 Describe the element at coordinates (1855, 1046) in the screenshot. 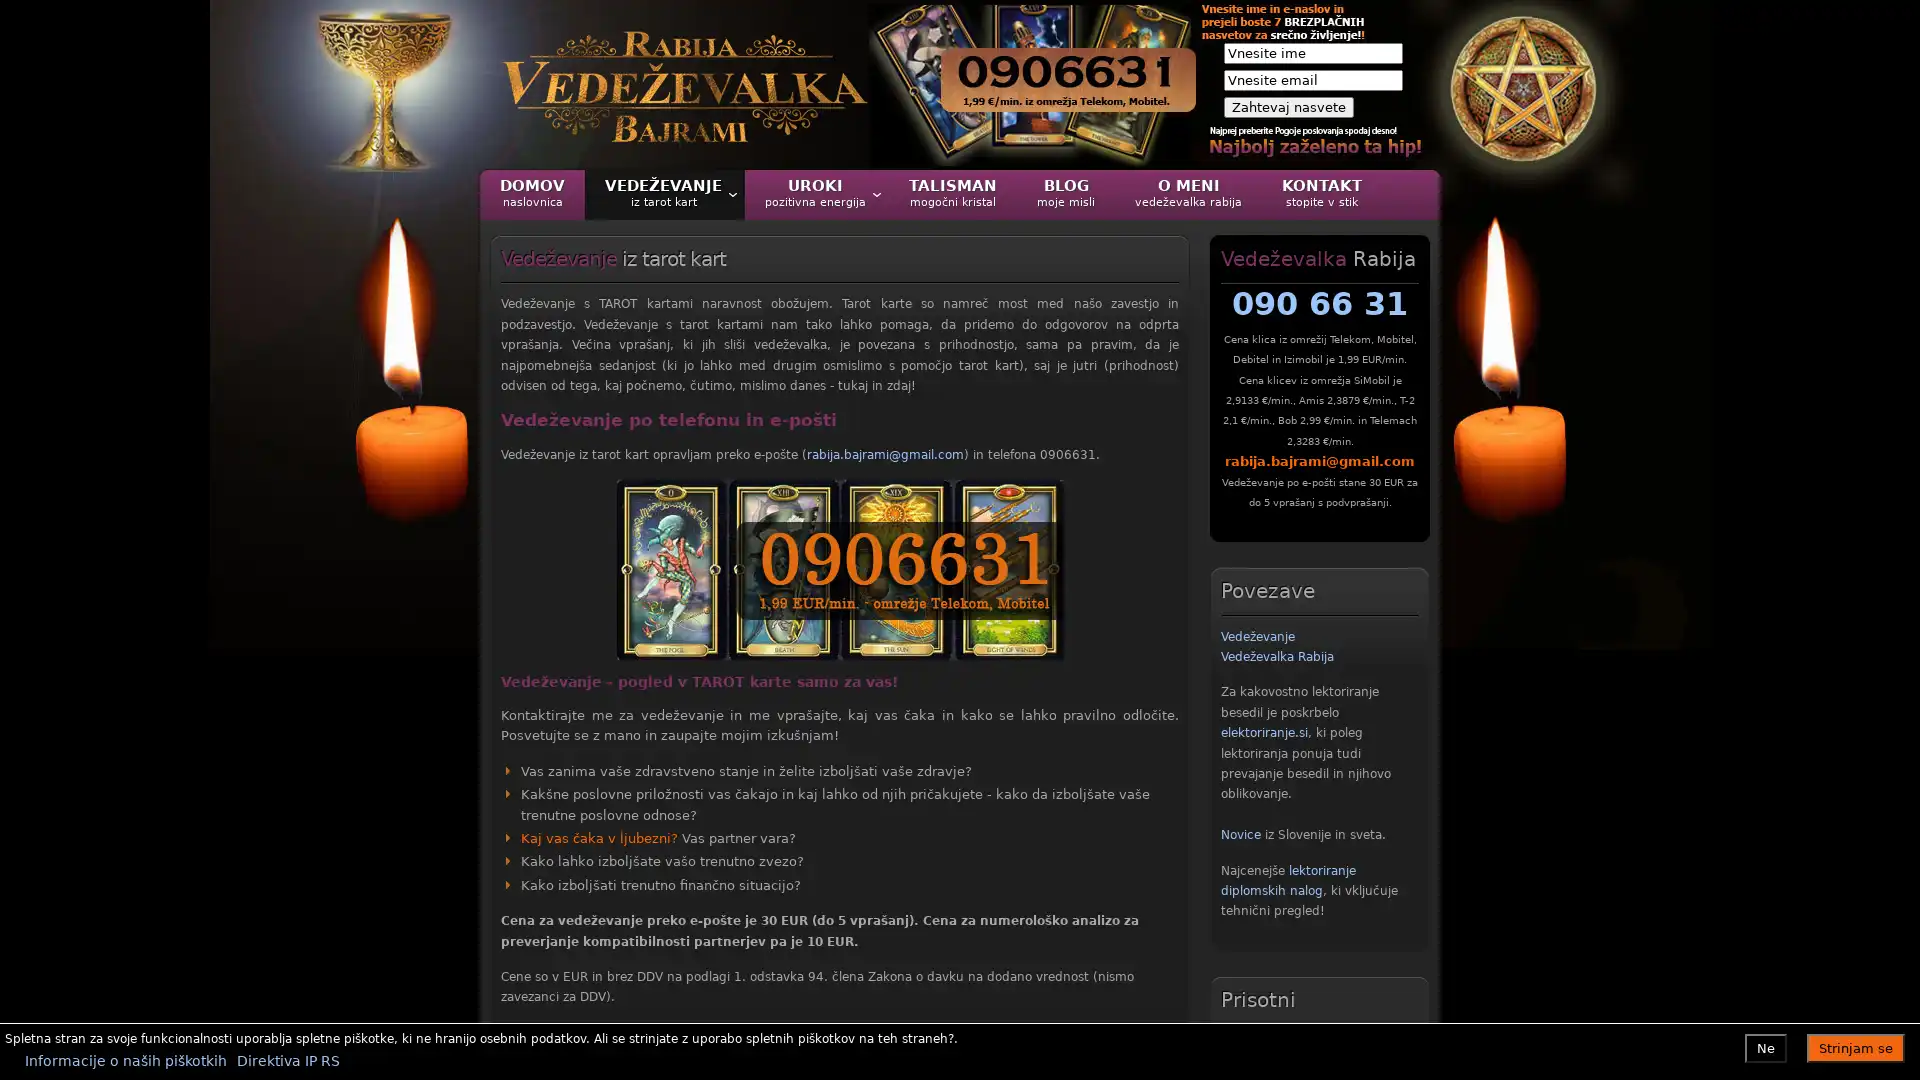

I see `Strinjam se` at that location.